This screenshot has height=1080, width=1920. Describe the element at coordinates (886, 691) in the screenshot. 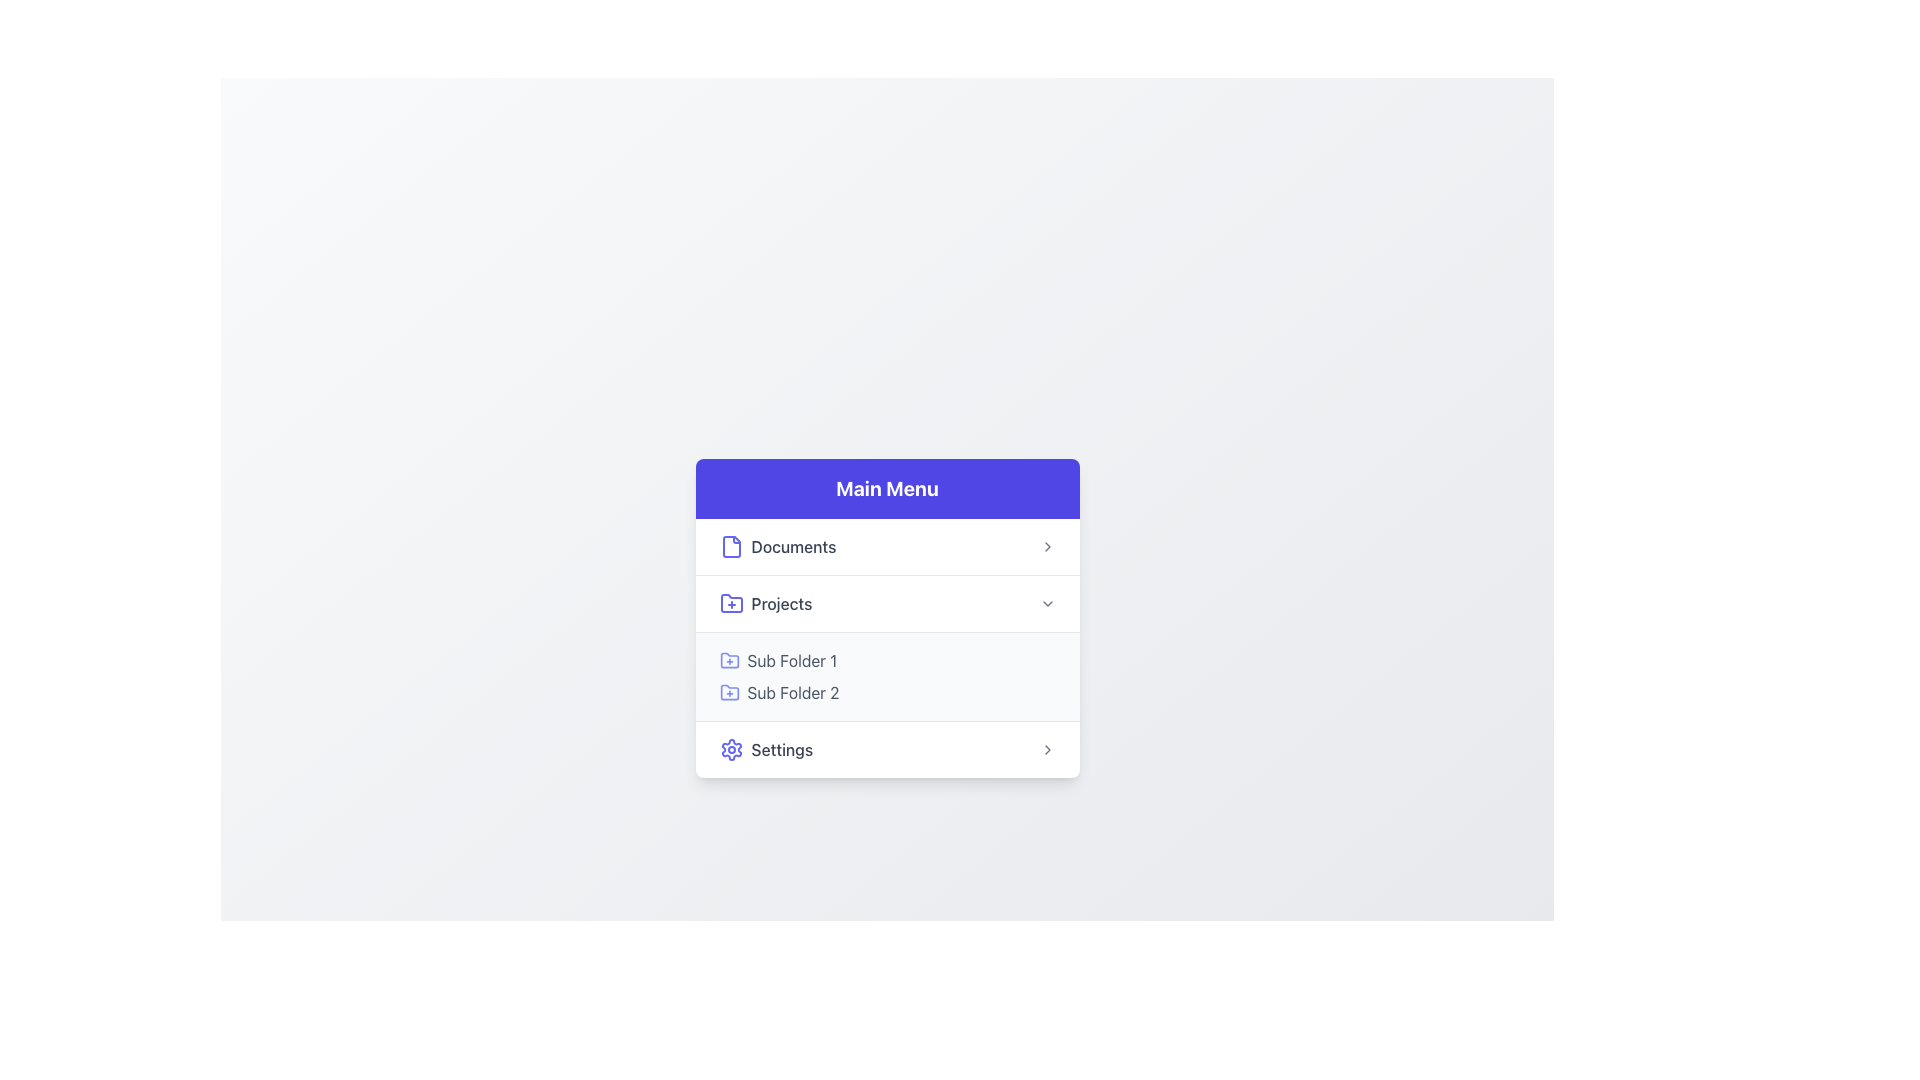

I see `the second menu item under 'Projects'` at that location.